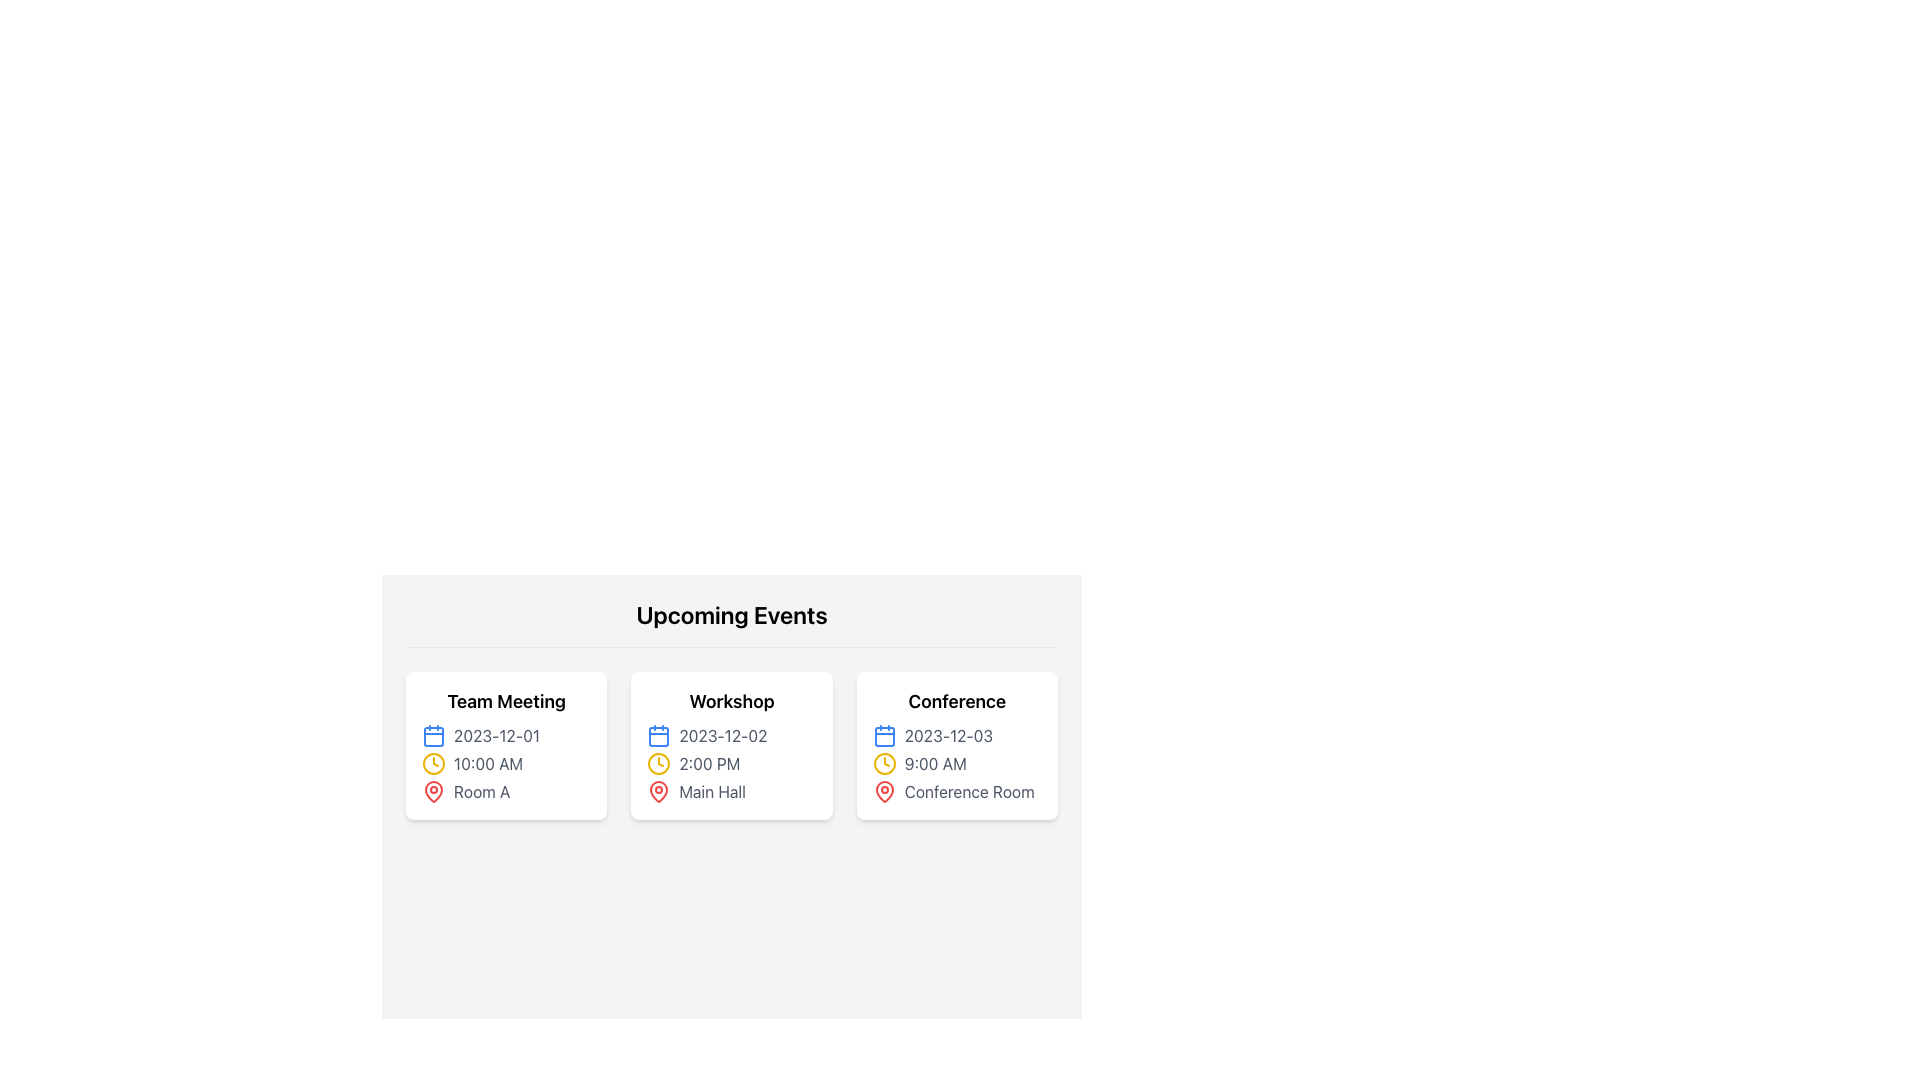 This screenshot has height=1080, width=1920. I want to click on the red location pin icon next to the text 'Room A' that indicates the location for the 'Team Meeting' scheduled on 2023-12-01, so click(432, 790).